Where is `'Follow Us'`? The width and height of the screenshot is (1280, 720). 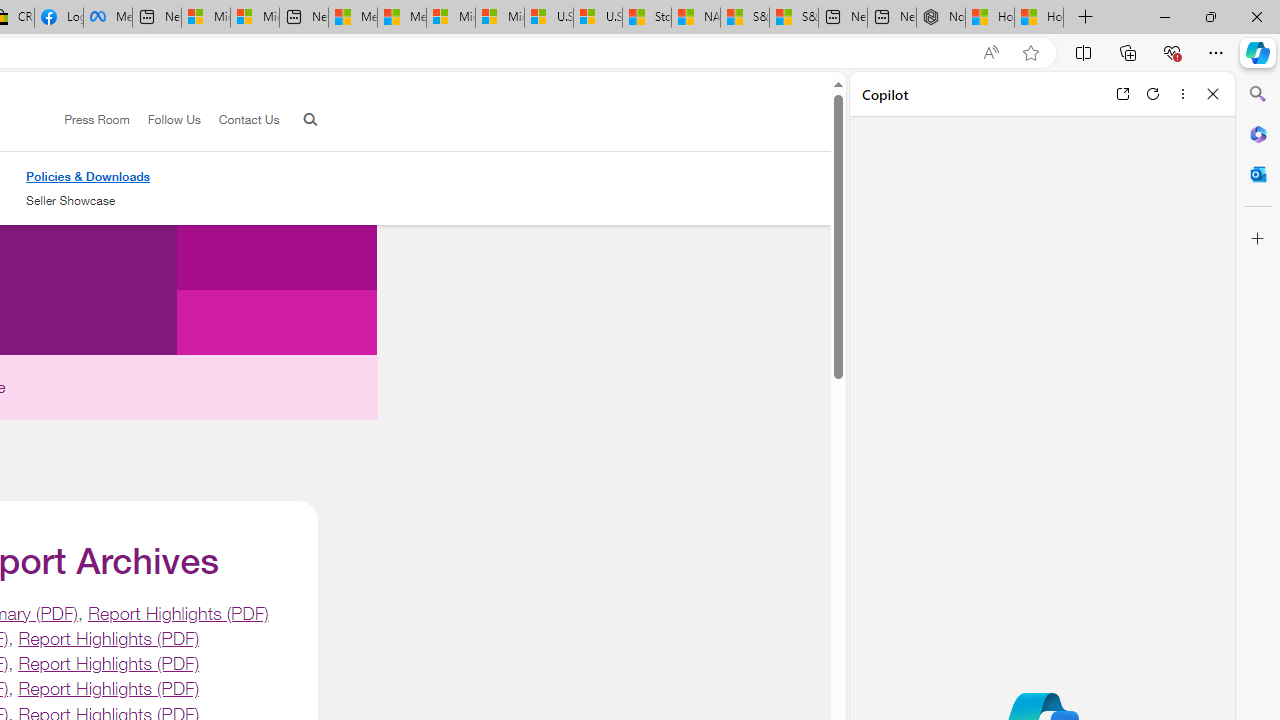 'Follow Us' is located at coordinates (174, 119).